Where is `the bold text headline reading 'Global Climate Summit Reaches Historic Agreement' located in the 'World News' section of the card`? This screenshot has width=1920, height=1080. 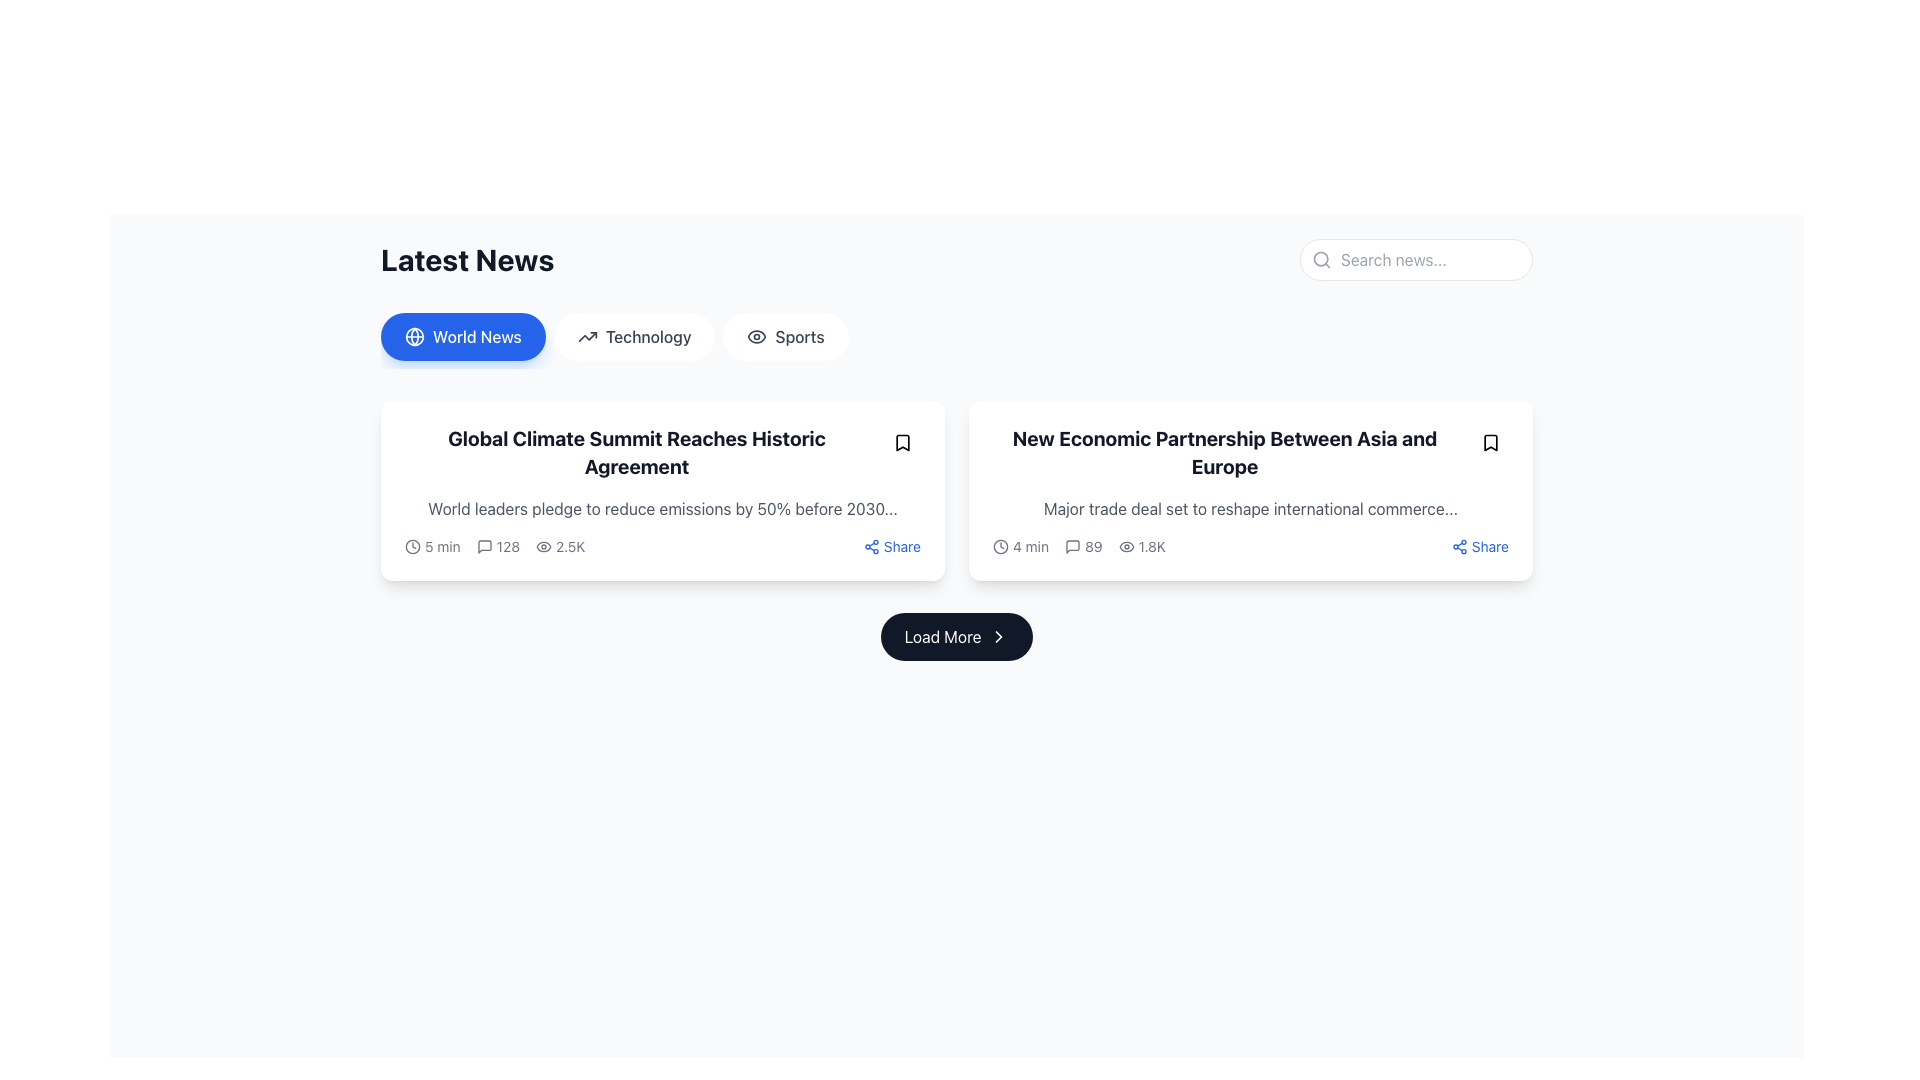
the bold text headline reading 'Global Climate Summit Reaches Historic Agreement' located in the 'World News' section of the card is located at coordinates (662, 452).